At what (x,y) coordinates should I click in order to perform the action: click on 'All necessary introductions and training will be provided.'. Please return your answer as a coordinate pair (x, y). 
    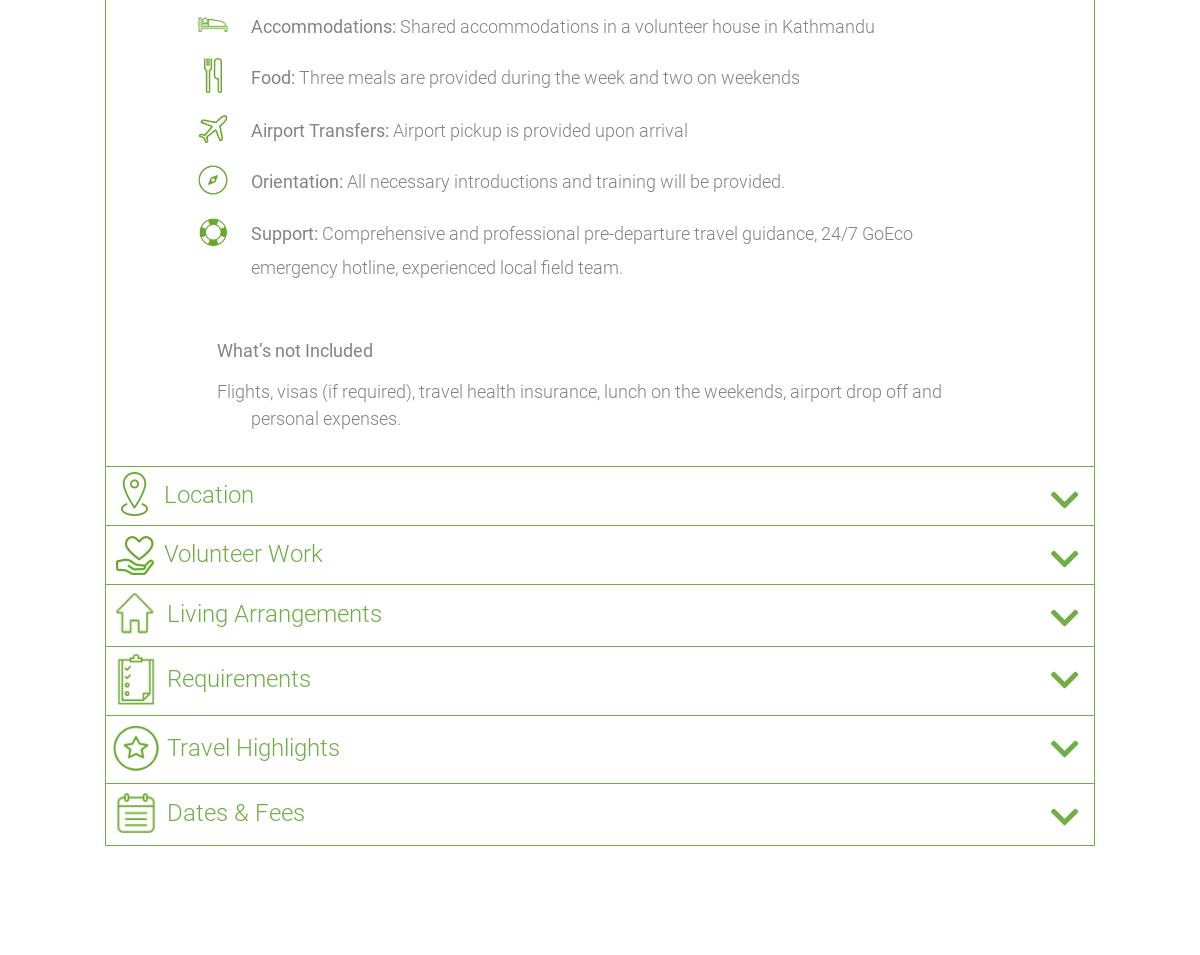
    Looking at the image, I should click on (563, 181).